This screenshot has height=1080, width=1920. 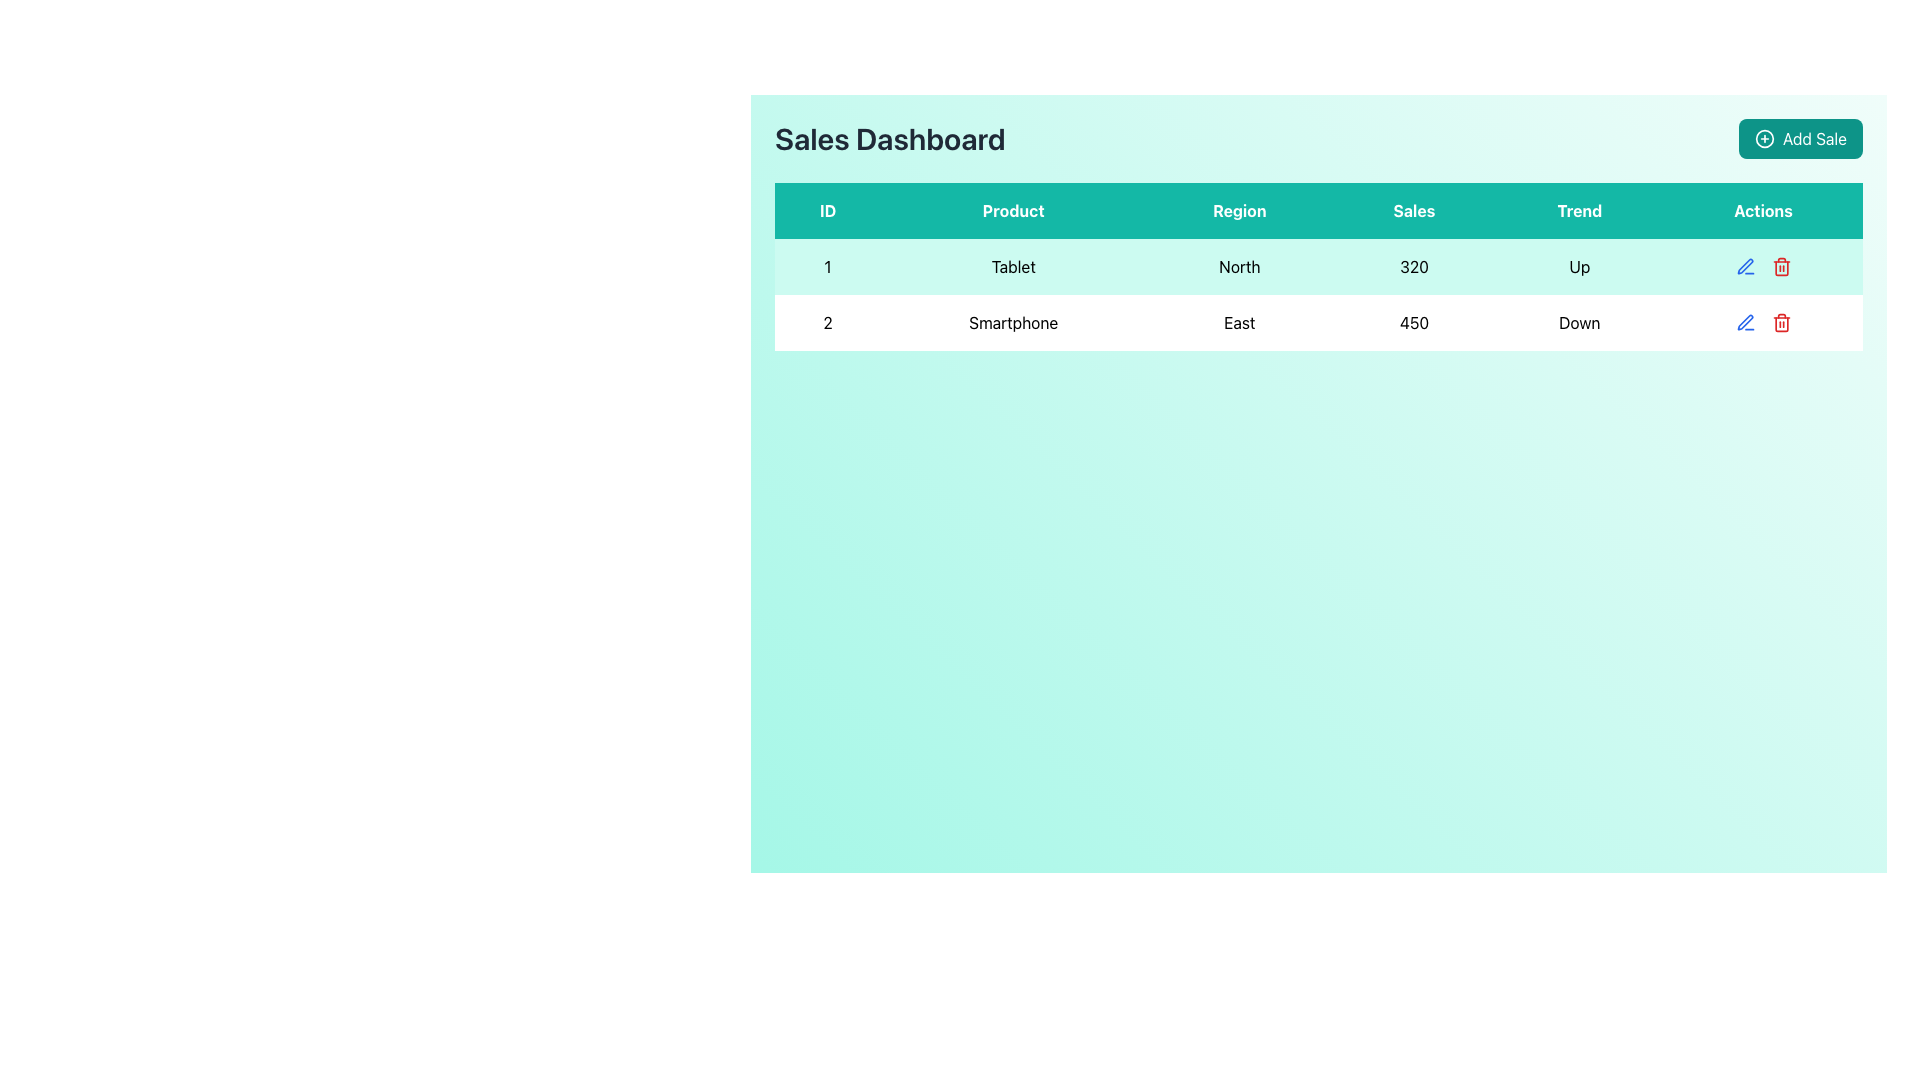 What do you see at coordinates (1413, 265) in the screenshot?
I see `sales figure displayed in the Static Text element located in the 'Sales' column under the 'Tablet' row, which is the fourth cell in the table` at bounding box center [1413, 265].